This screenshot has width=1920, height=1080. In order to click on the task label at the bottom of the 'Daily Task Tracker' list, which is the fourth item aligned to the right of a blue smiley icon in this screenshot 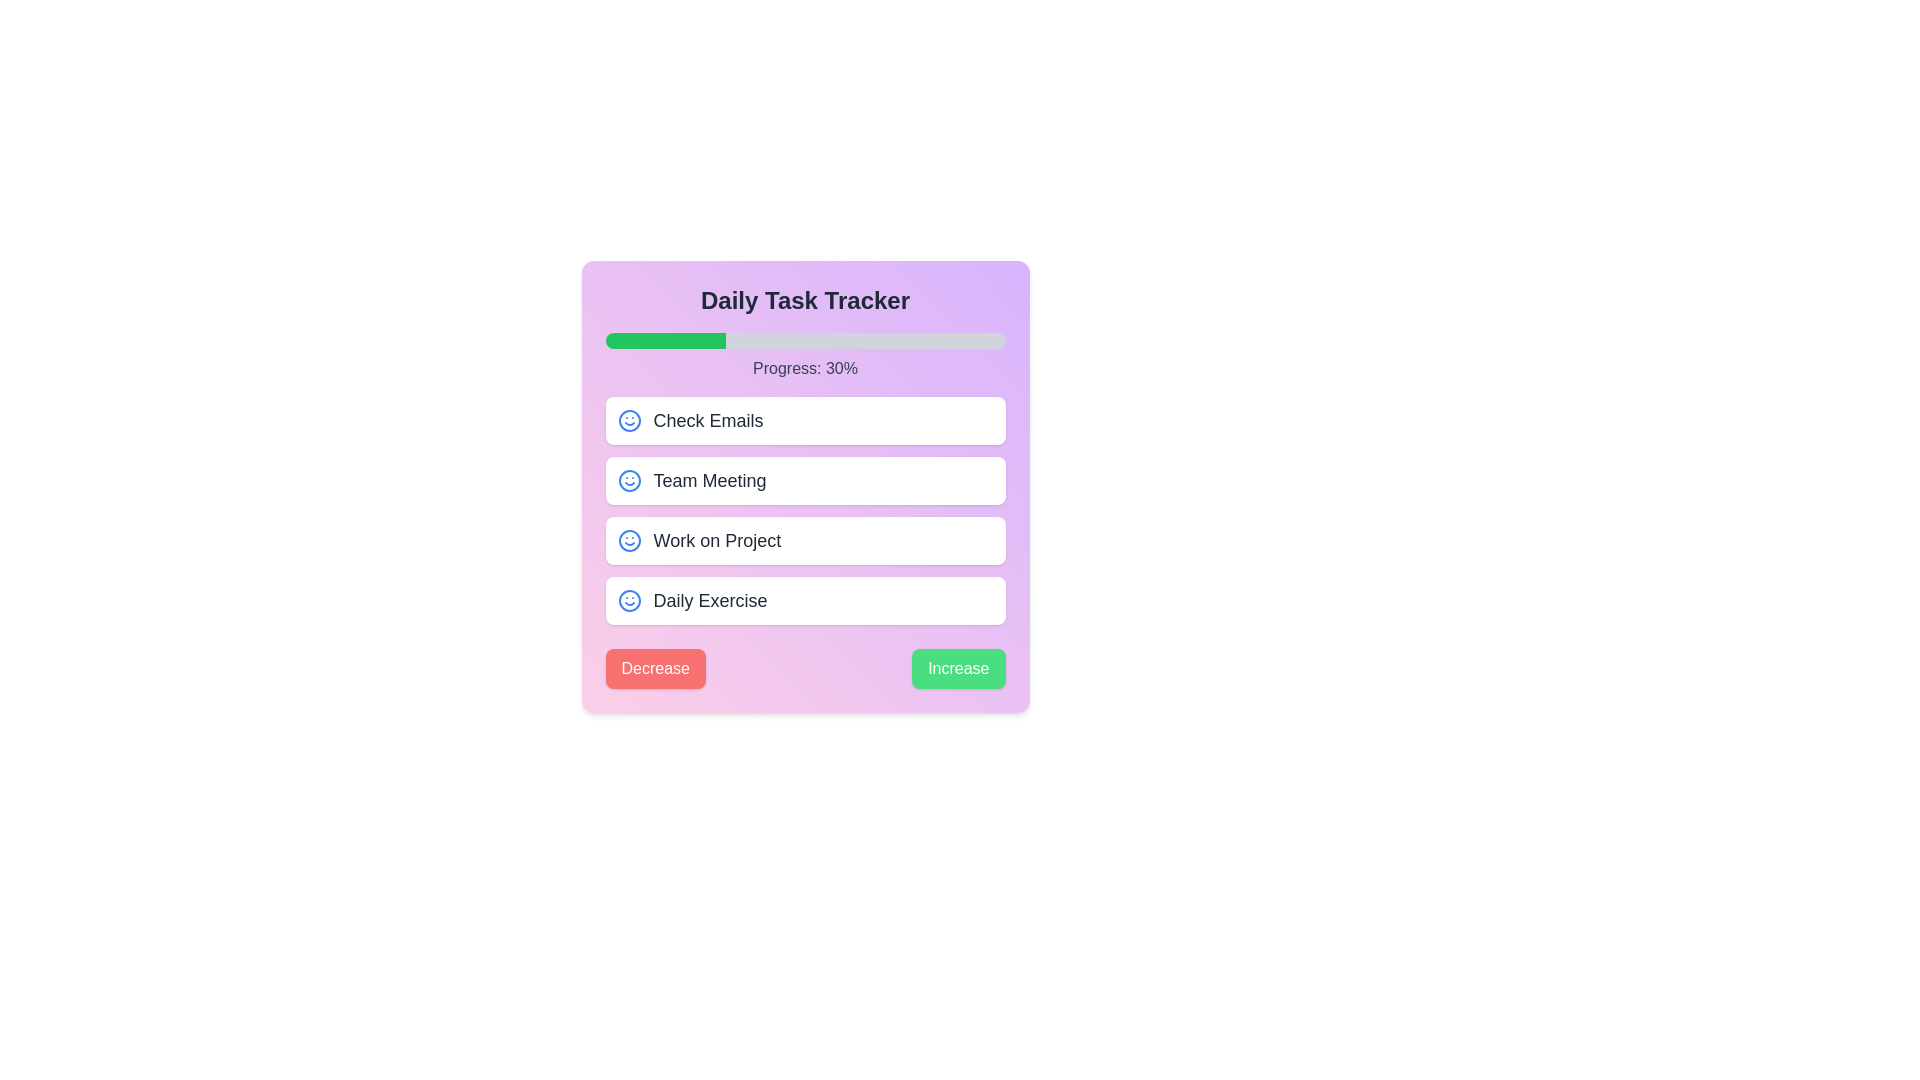, I will do `click(710, 600)`.